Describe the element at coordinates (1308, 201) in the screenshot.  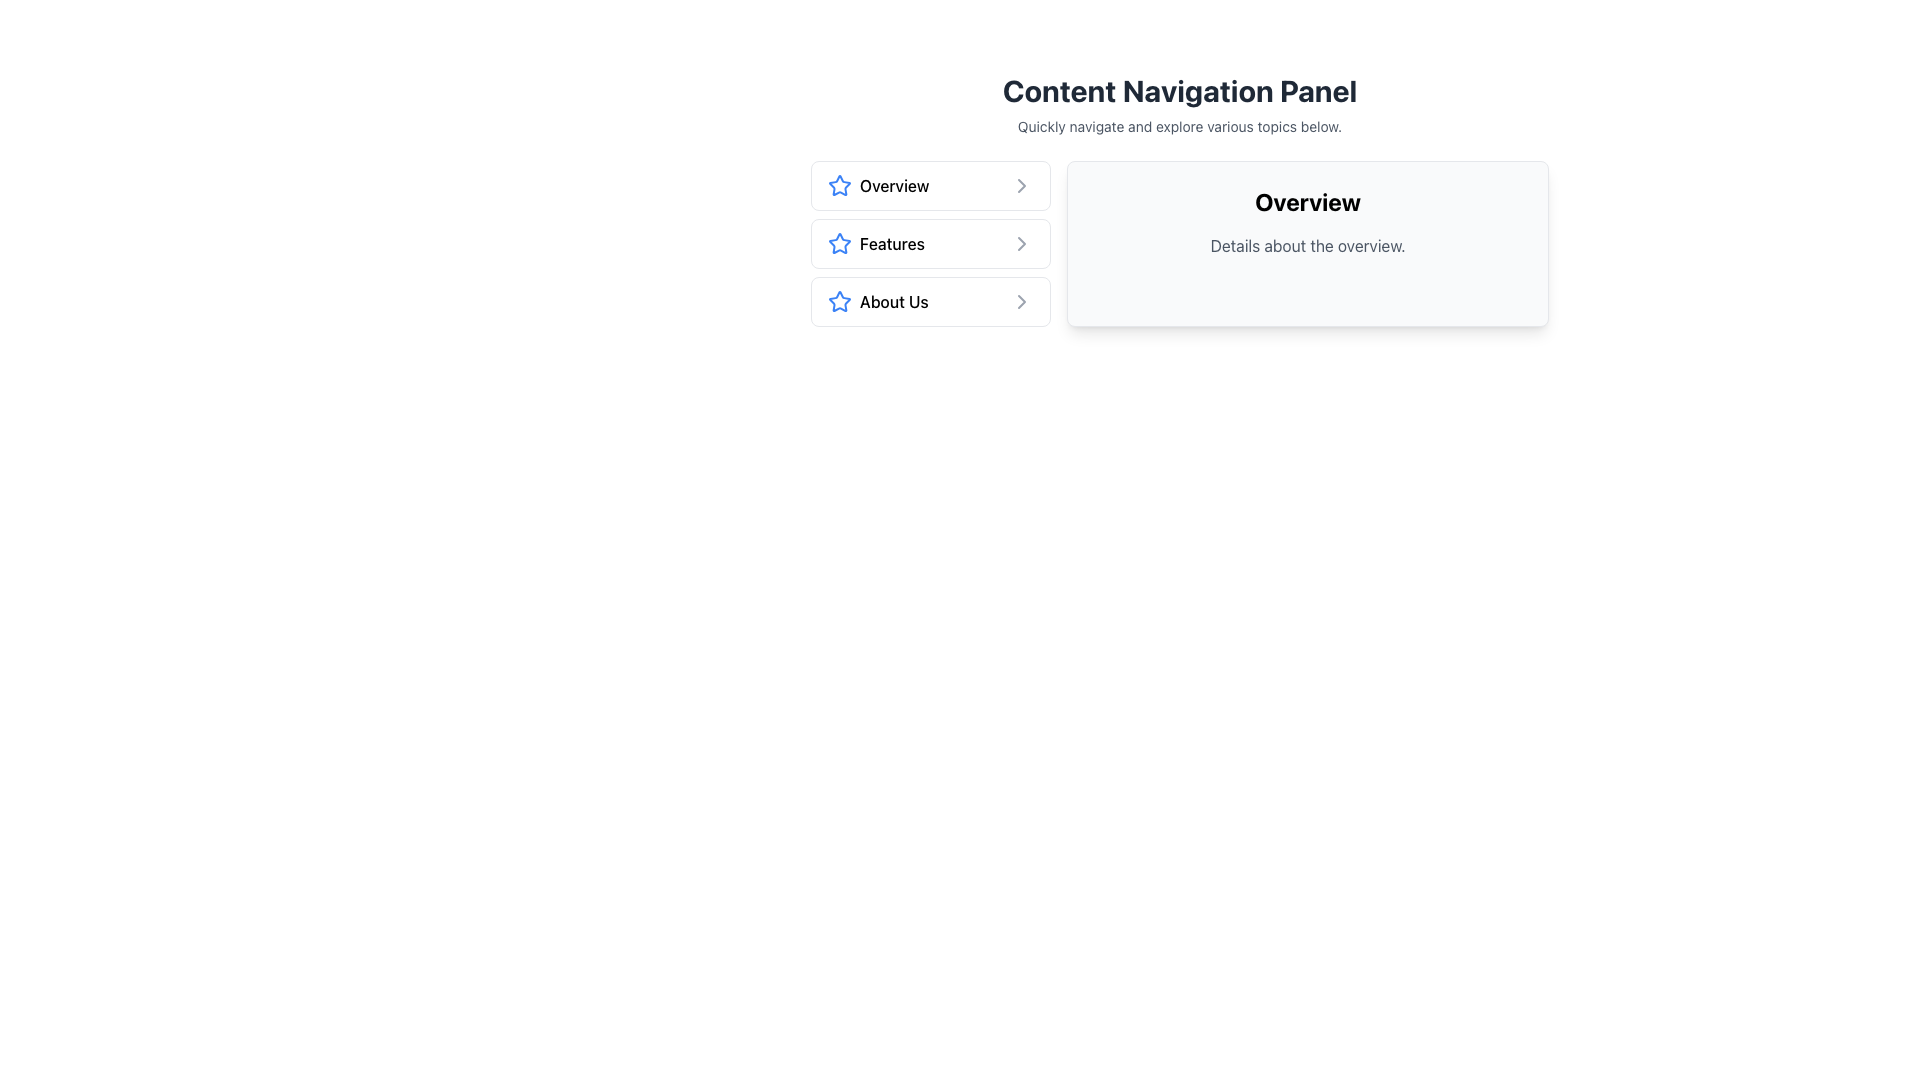
I see `the title text element located inside a gray-bordered rectangular area on the right side of the interface, positioned above the 'Details about the overview' text` at that location.